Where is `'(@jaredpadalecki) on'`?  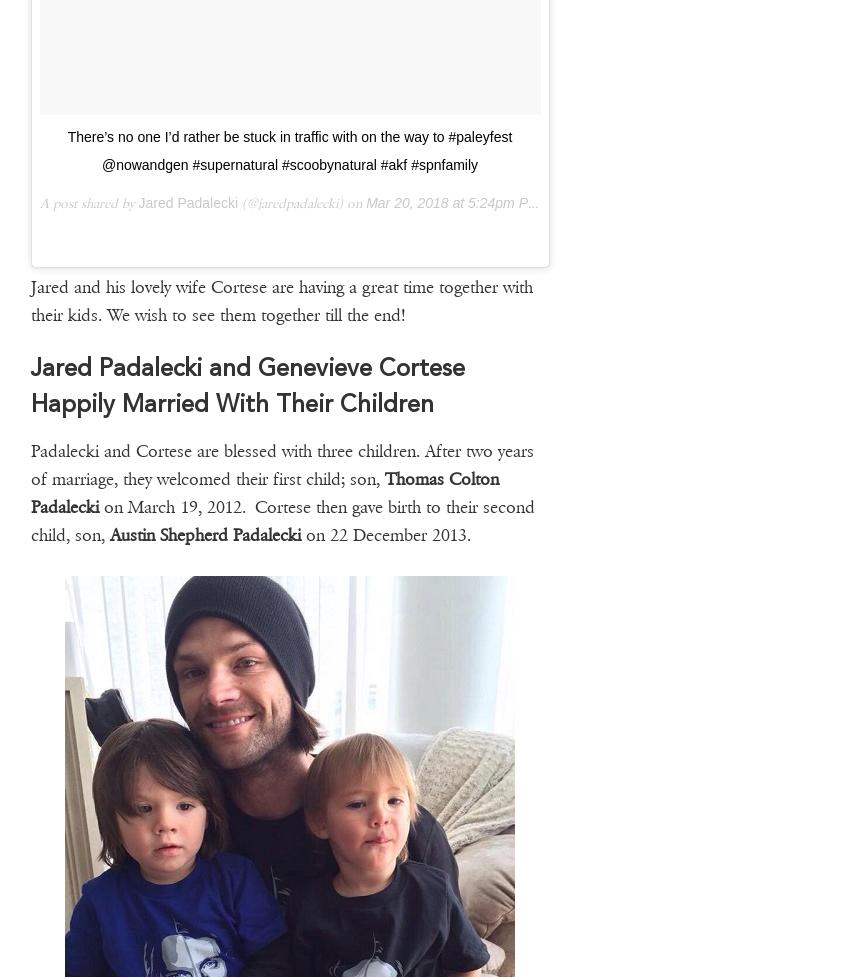 '(@jaredpadalecki) on' is located at coordinates (238, 201).